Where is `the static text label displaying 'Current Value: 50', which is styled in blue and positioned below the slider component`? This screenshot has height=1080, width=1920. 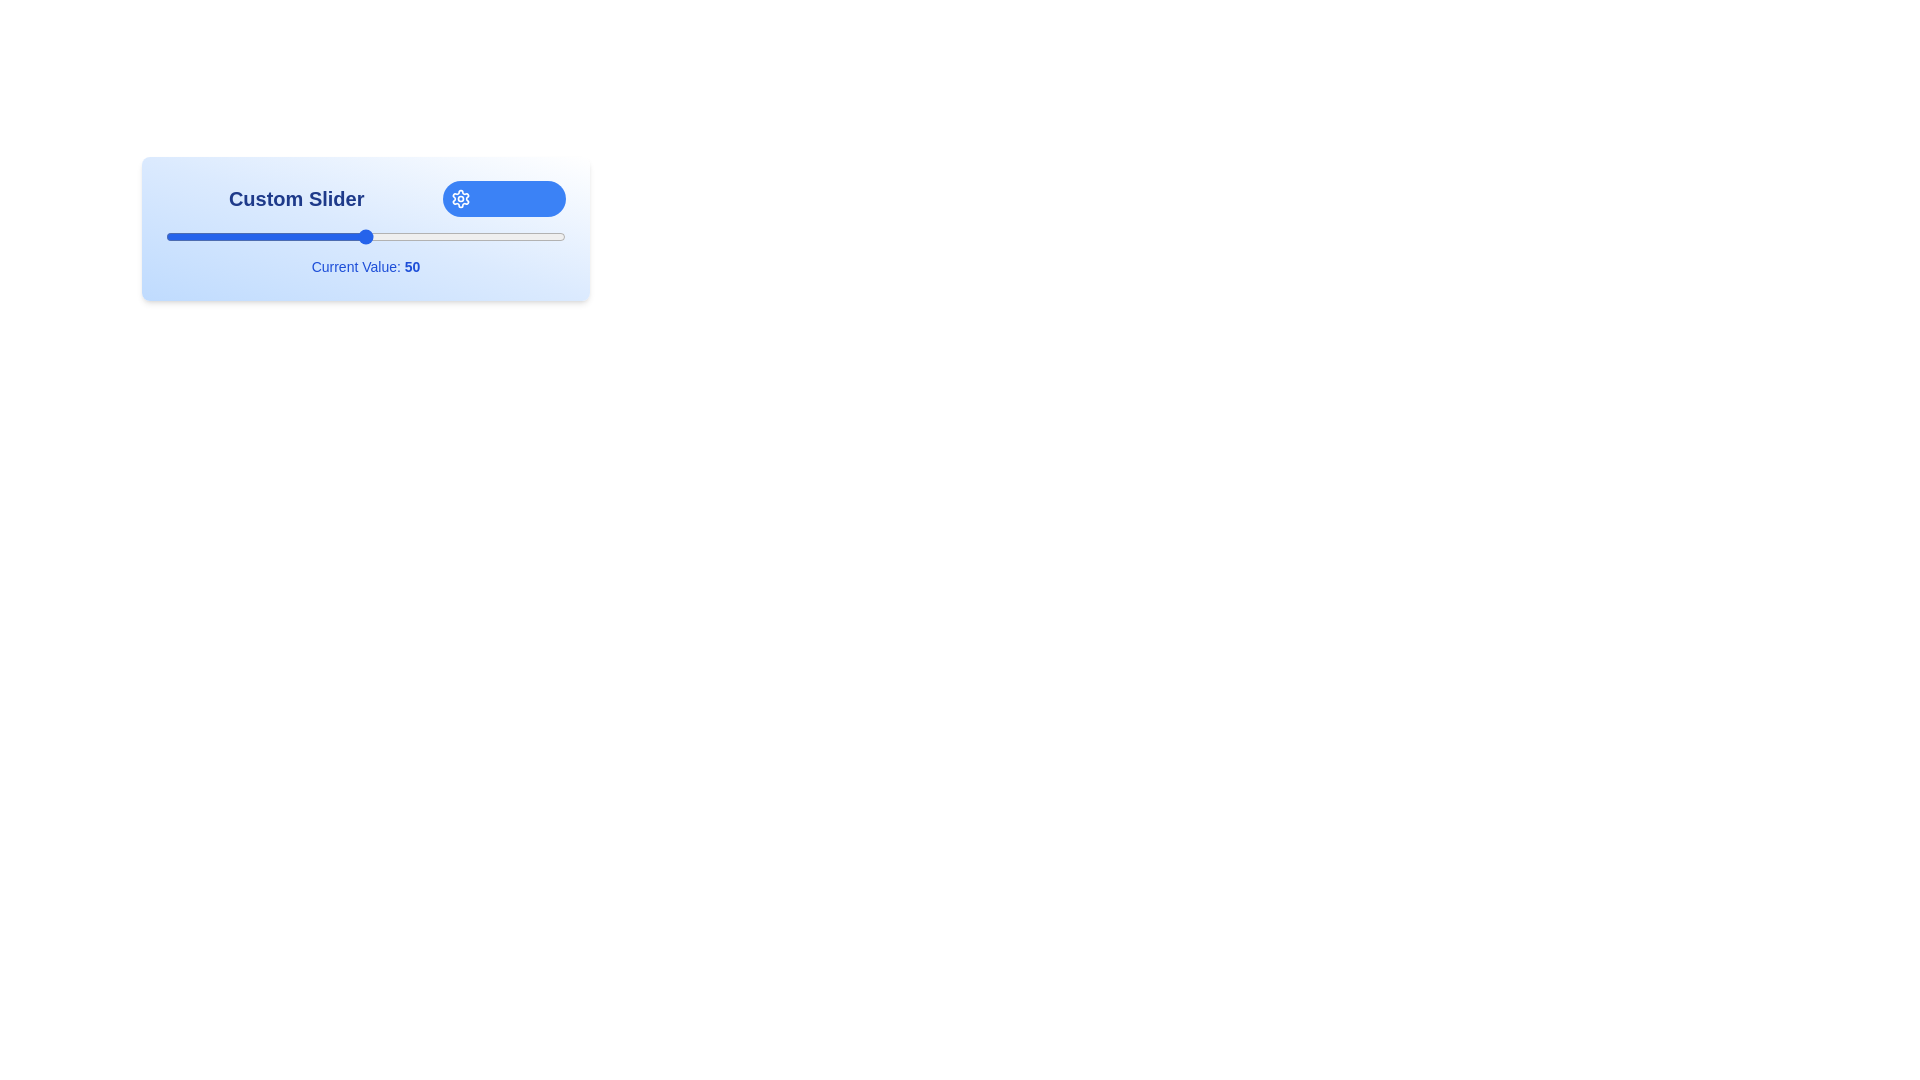
the static text label displaying 'Current Value: 50', which is styled in blue and positioned below the slider component is located at coordinates (365, 265).